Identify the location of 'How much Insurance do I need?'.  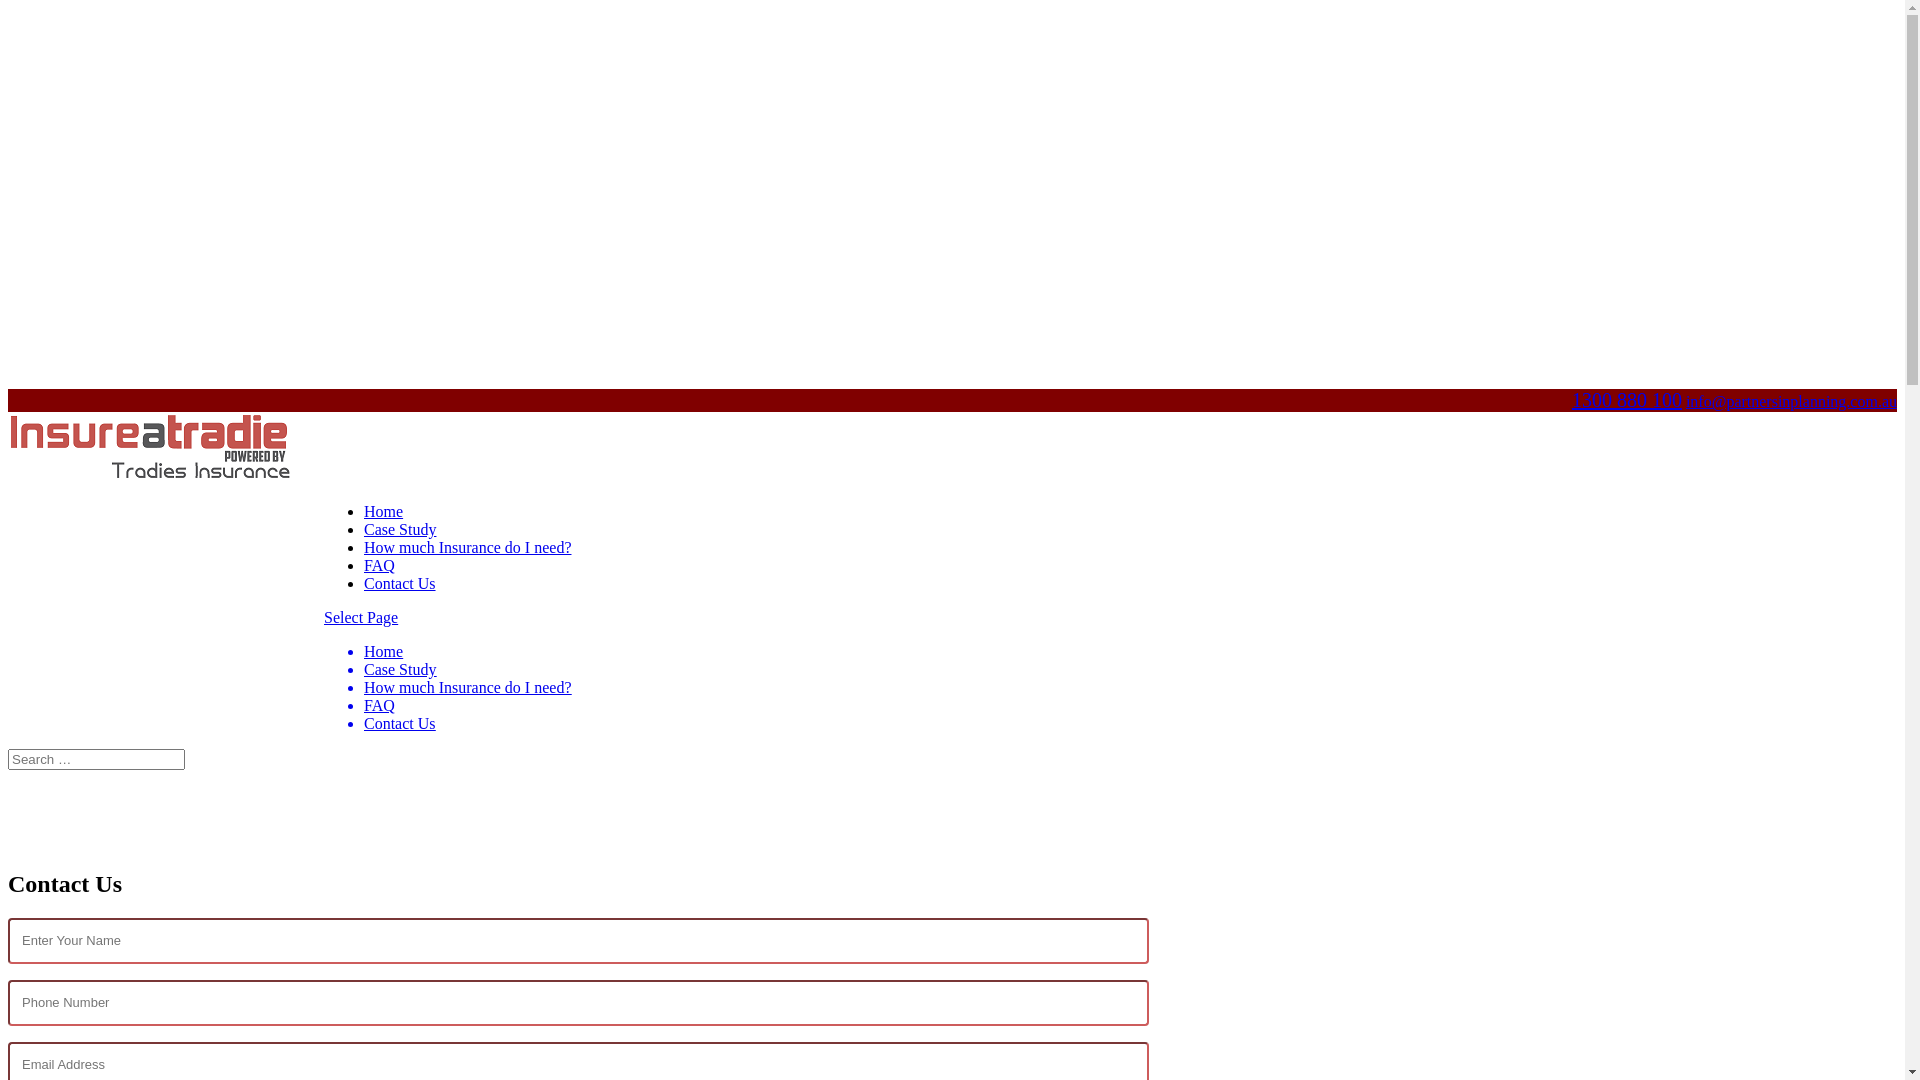
(364, 686).